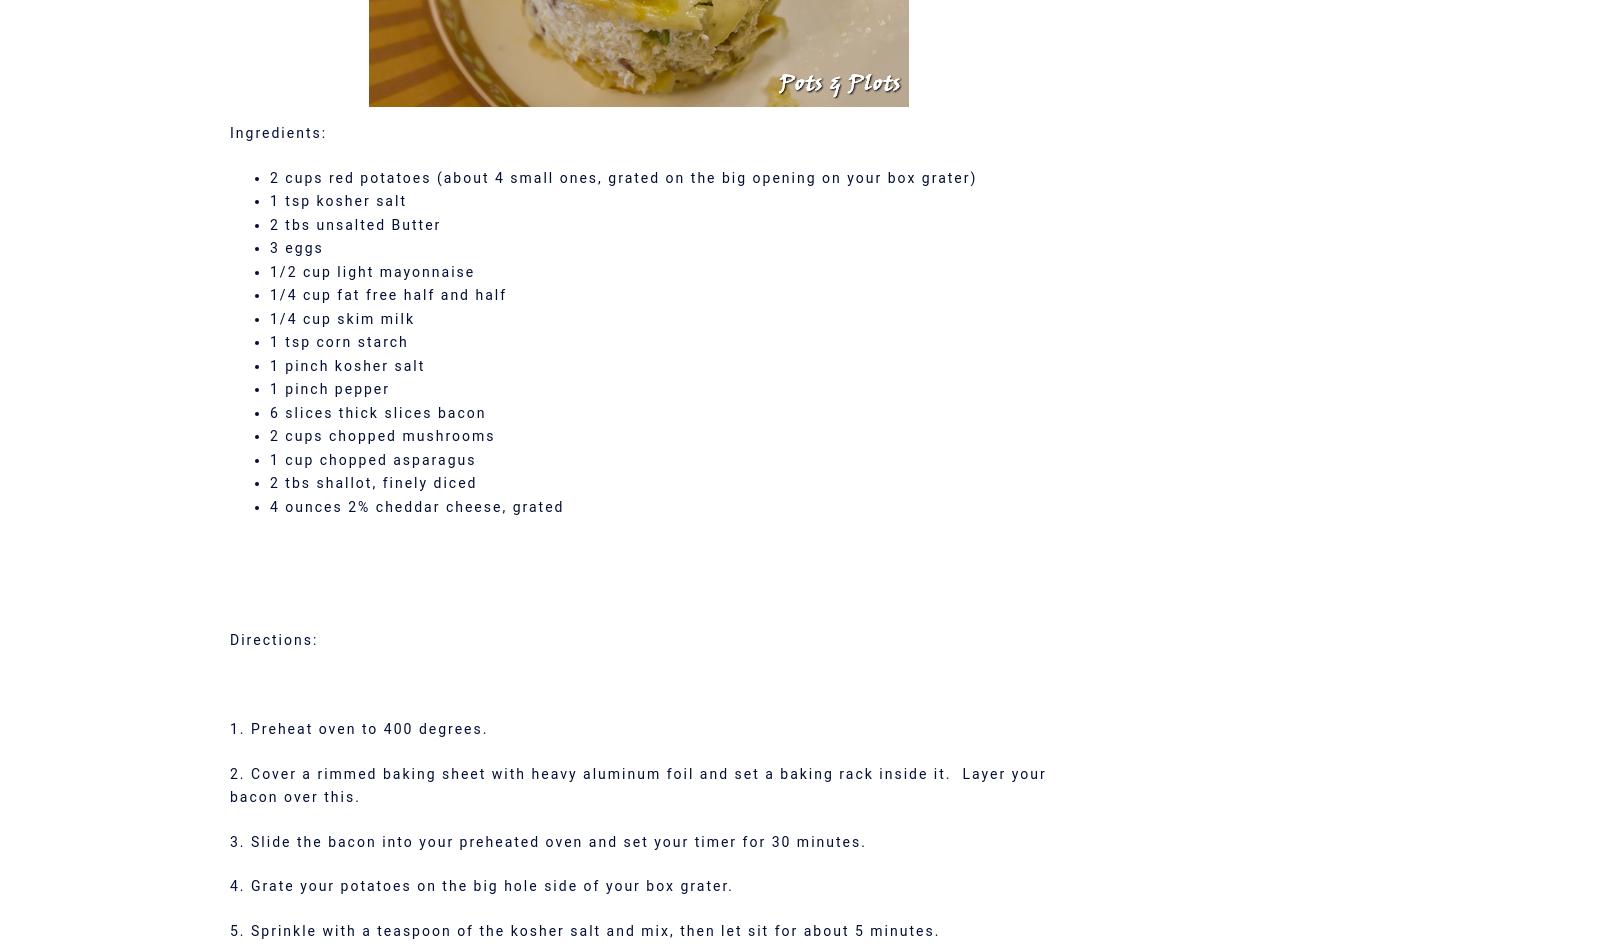 The width and height of the screenshot is (1600, 947). Describe the element at coordinates (799, 650) in the screenshot. I see `'Smashwords'` at that location.